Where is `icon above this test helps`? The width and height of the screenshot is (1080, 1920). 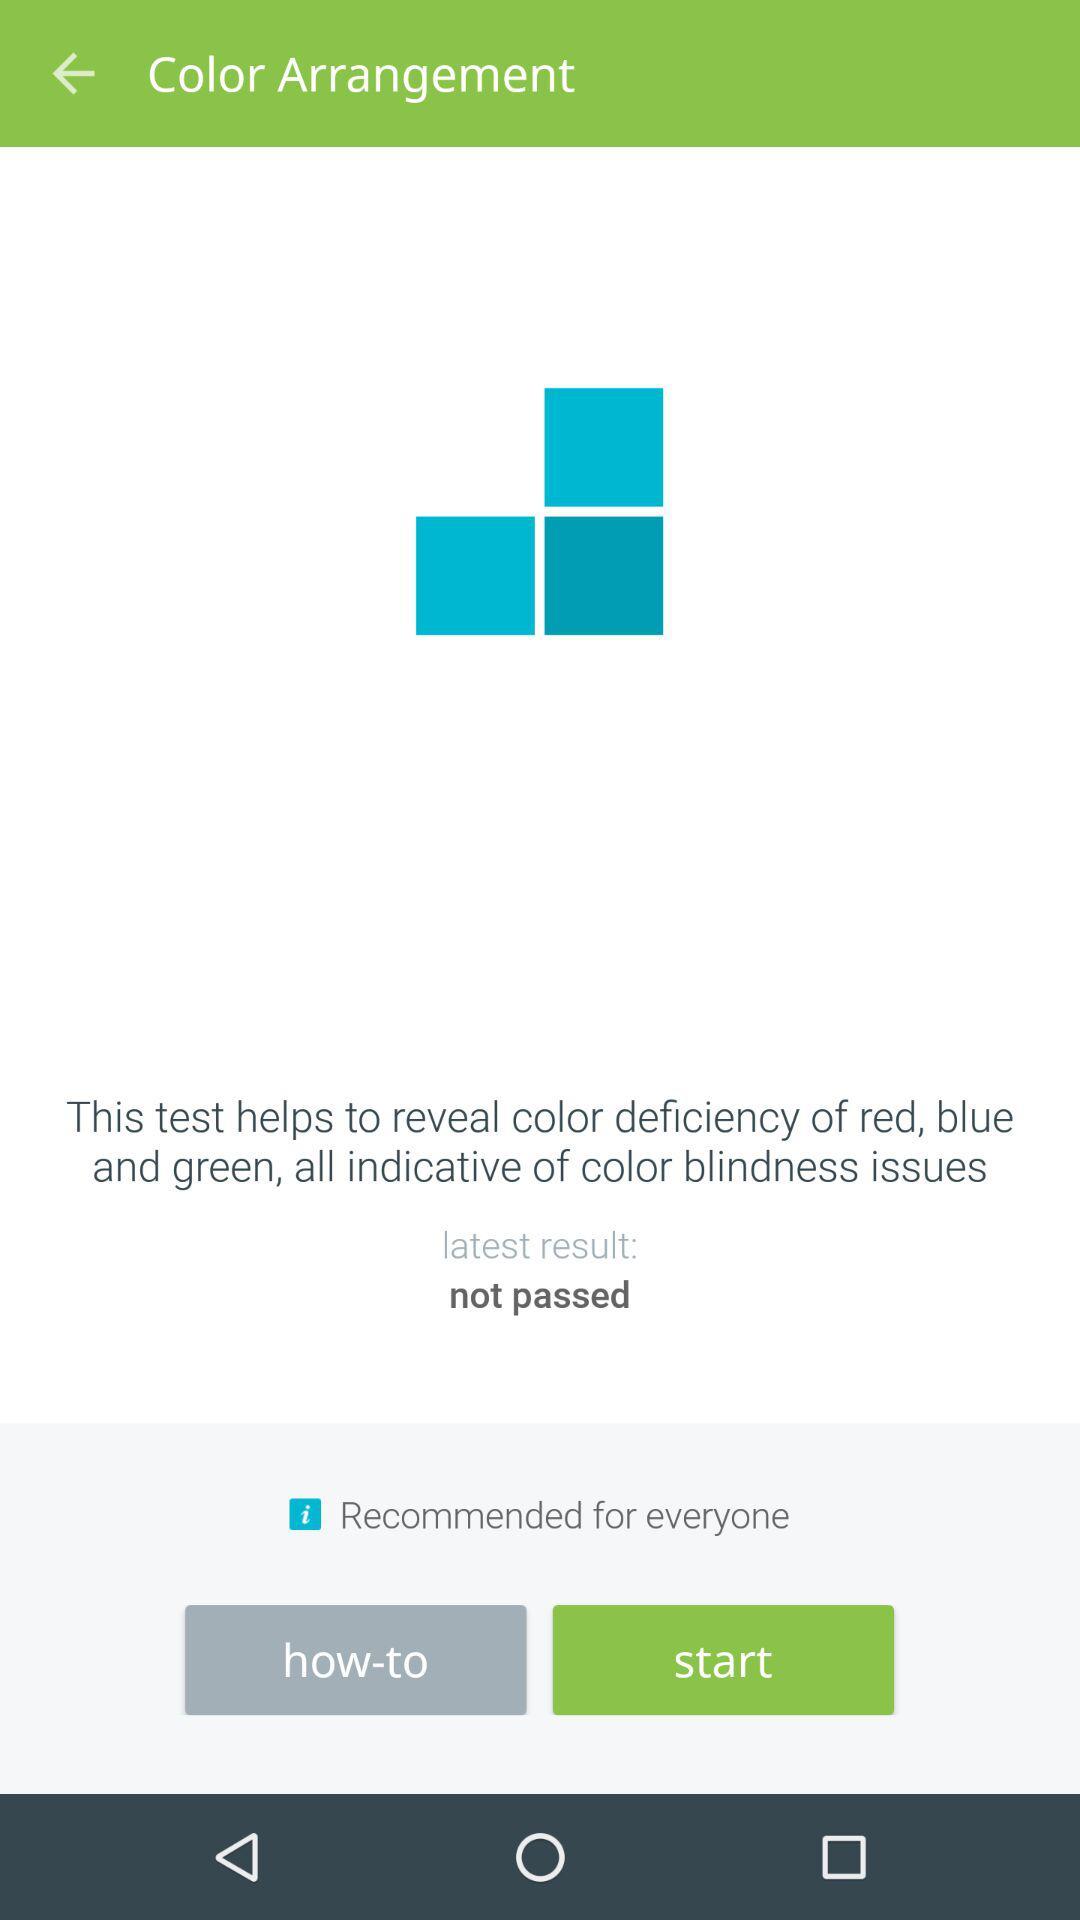 icon above this test helps is located at coordinates (72, 73).